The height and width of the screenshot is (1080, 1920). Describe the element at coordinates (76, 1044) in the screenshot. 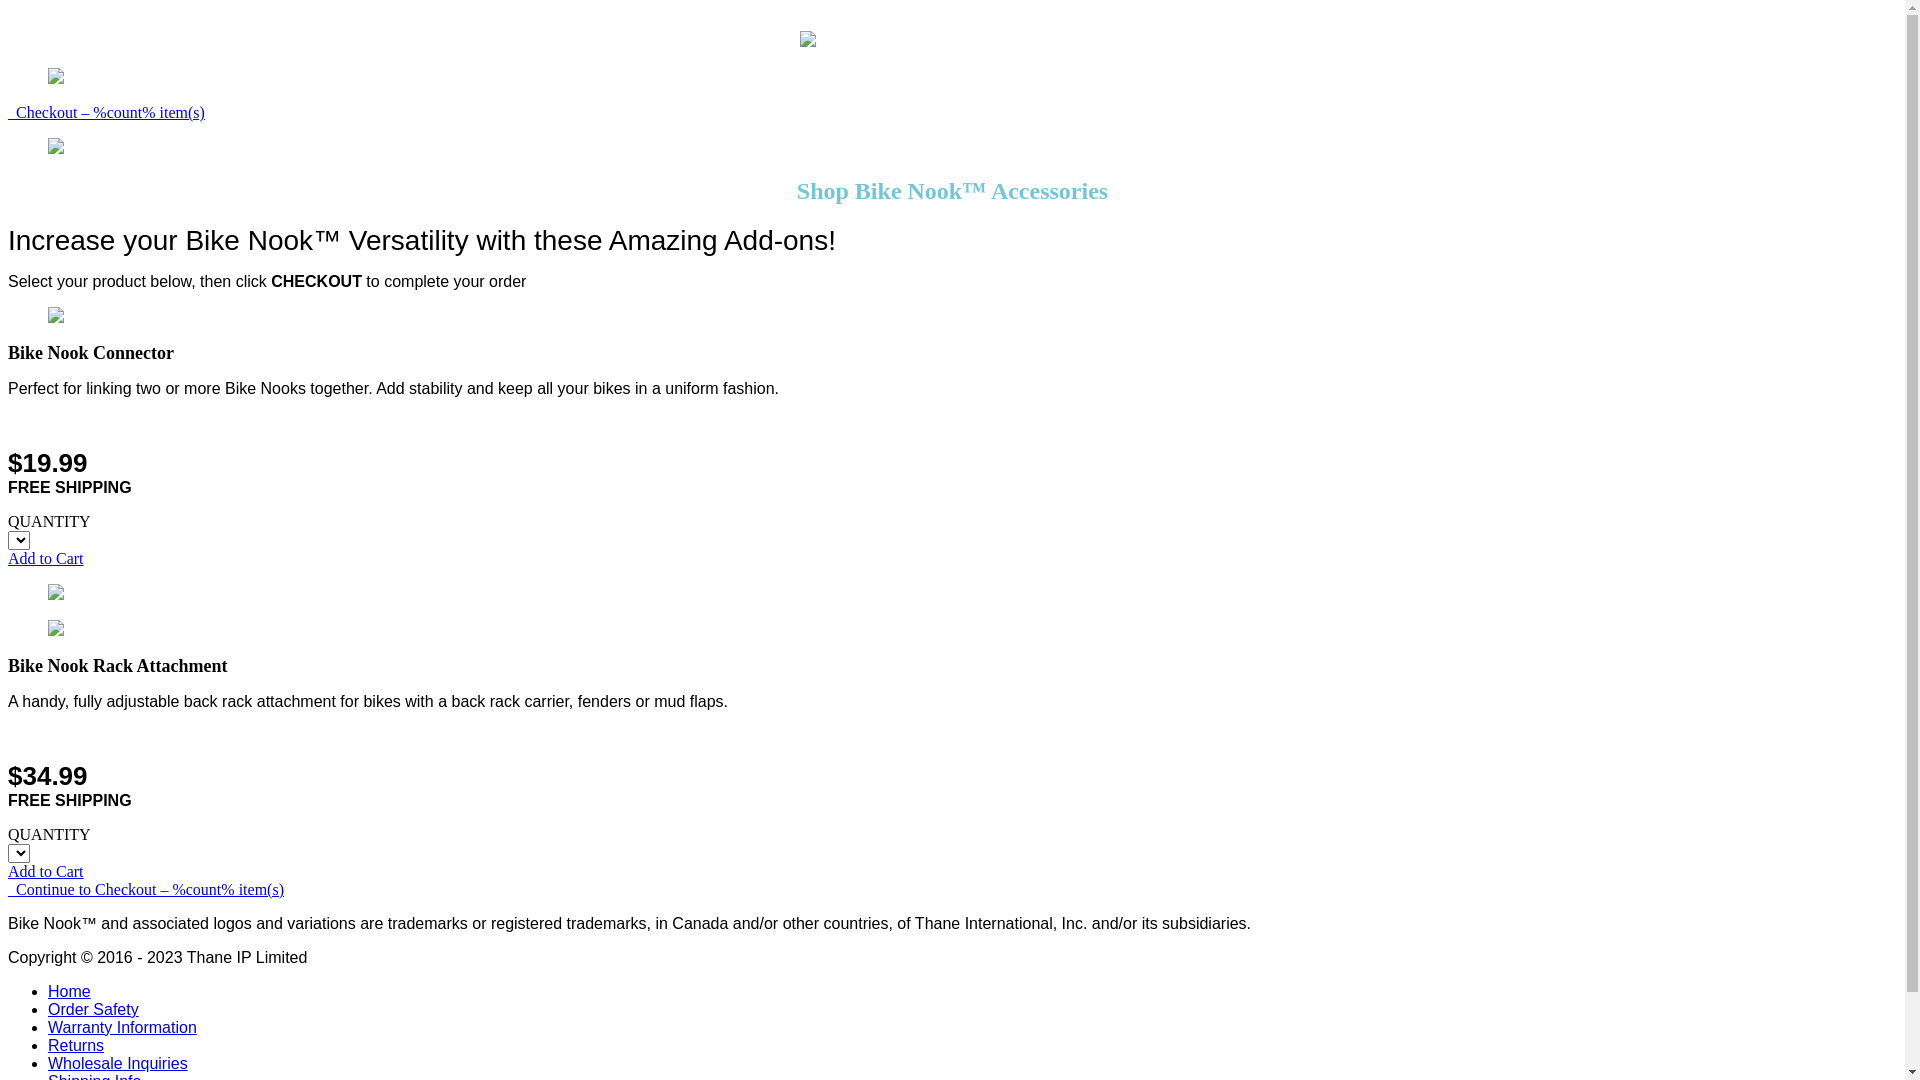

I see `'Returns'` at that location.